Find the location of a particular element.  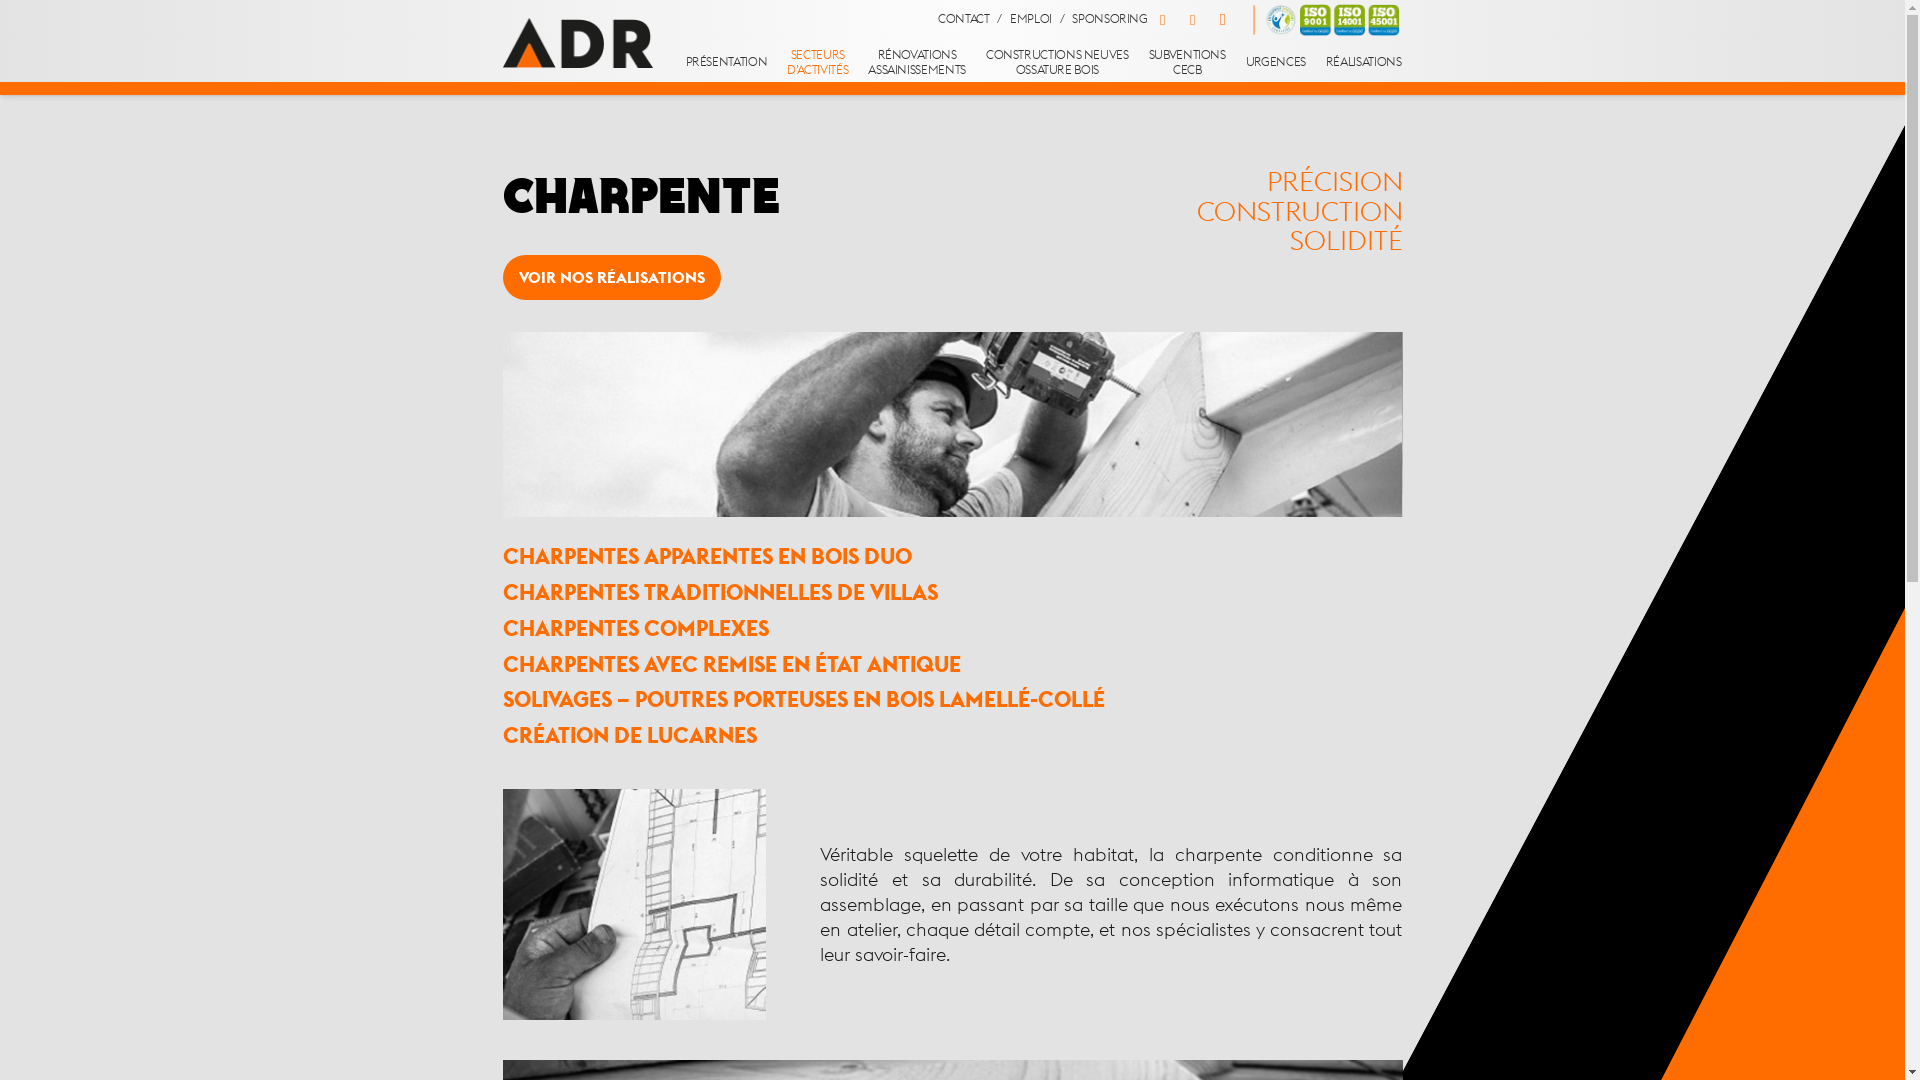

'EMPLOI' is located at coordinates (1031, 19).